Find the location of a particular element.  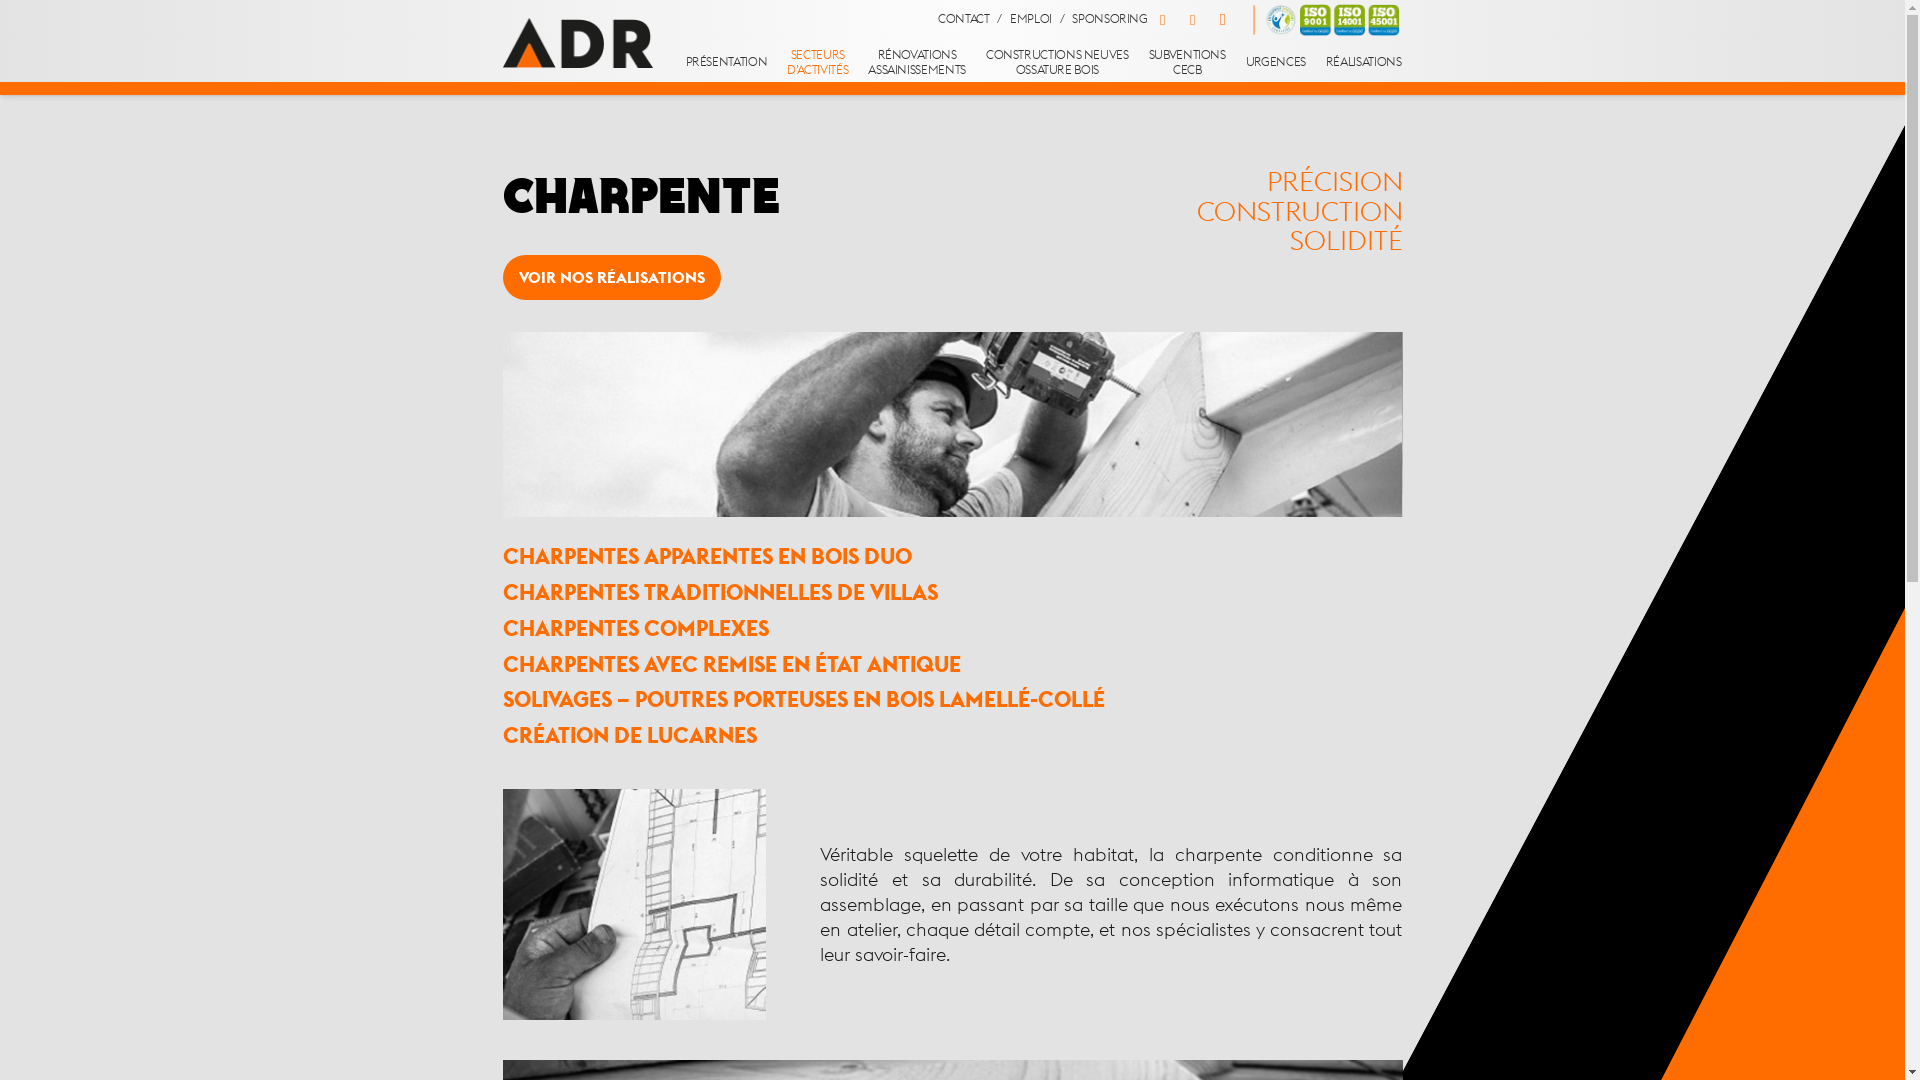

'EMPLOI' is located at coordinates (1031, 19).